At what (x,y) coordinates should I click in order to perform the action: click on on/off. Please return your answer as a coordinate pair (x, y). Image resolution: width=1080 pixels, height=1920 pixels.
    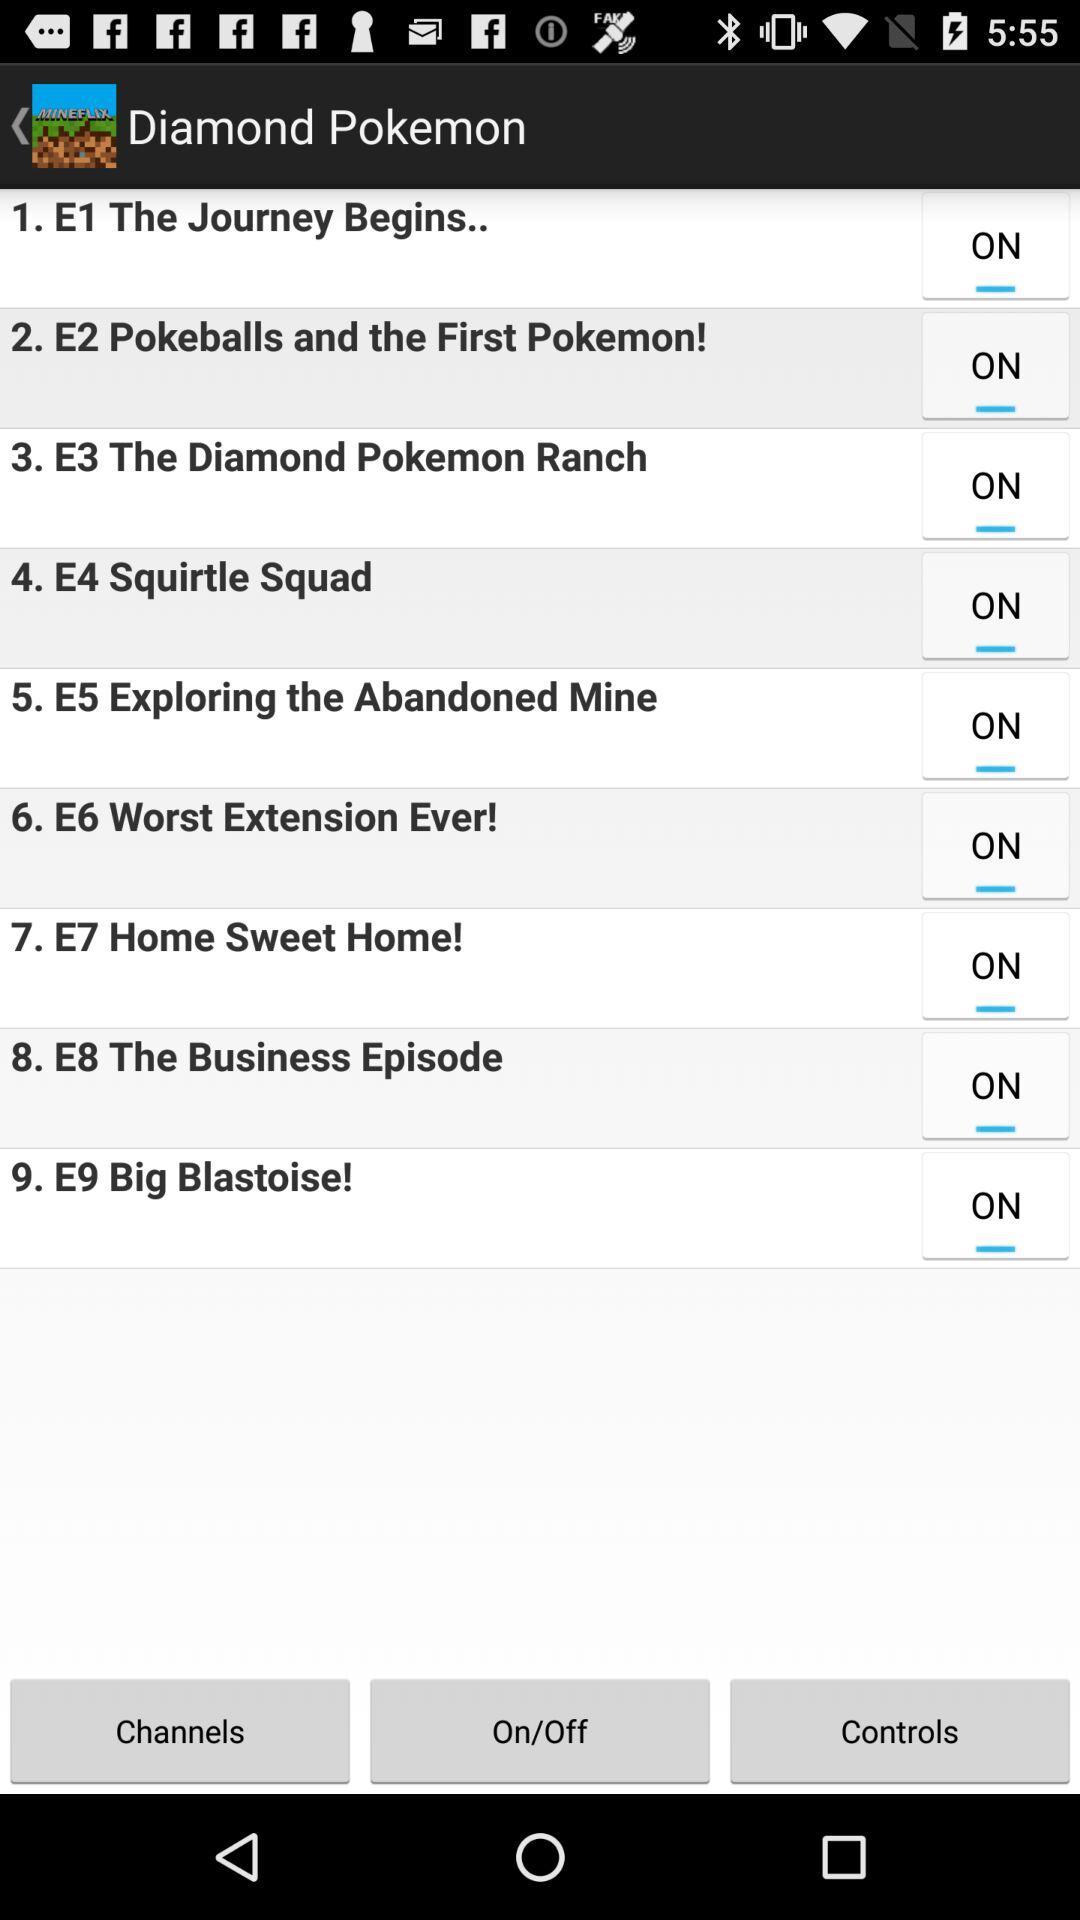
    Looking at the image, I should click on (540, 1730).